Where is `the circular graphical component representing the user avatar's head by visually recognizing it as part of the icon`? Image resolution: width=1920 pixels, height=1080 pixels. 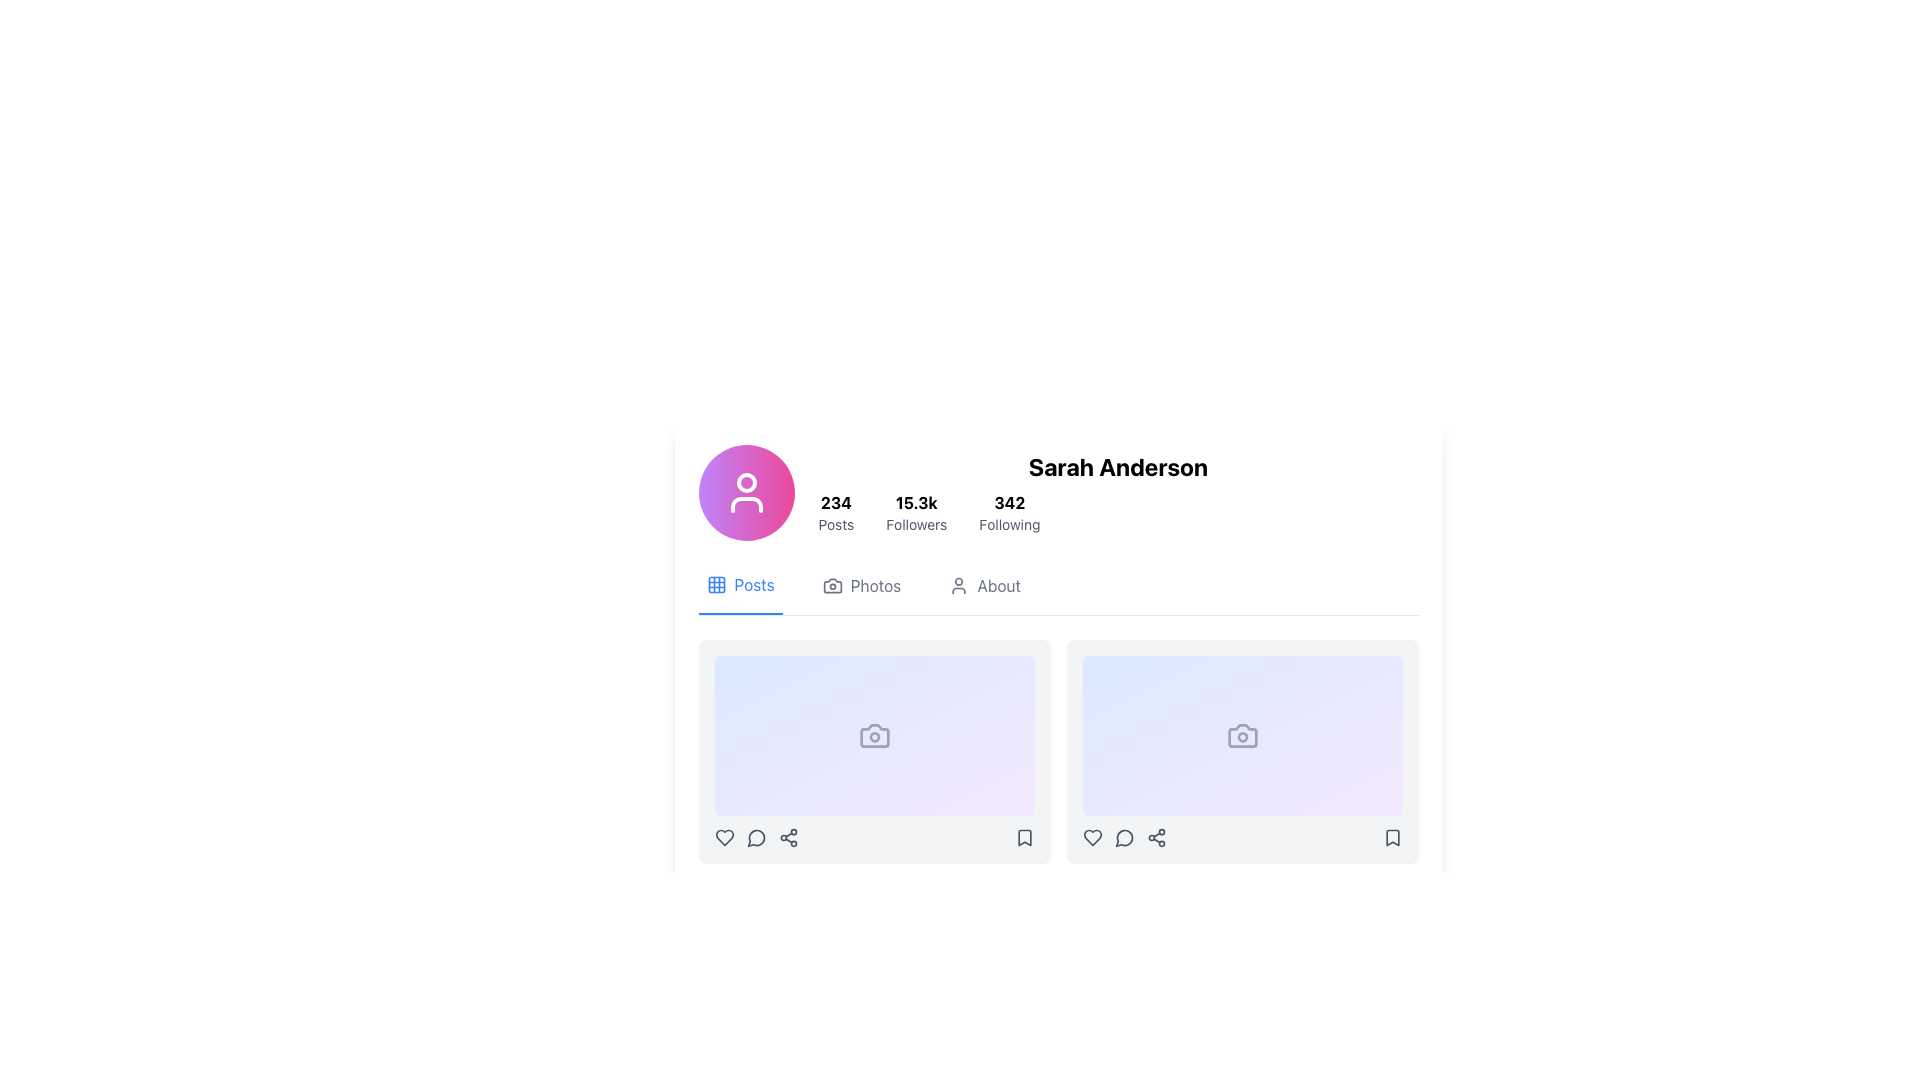 the circular graphical component representing the user avatar's head by visually recognizing it as part of the icon is located at coordinates (745, 482).